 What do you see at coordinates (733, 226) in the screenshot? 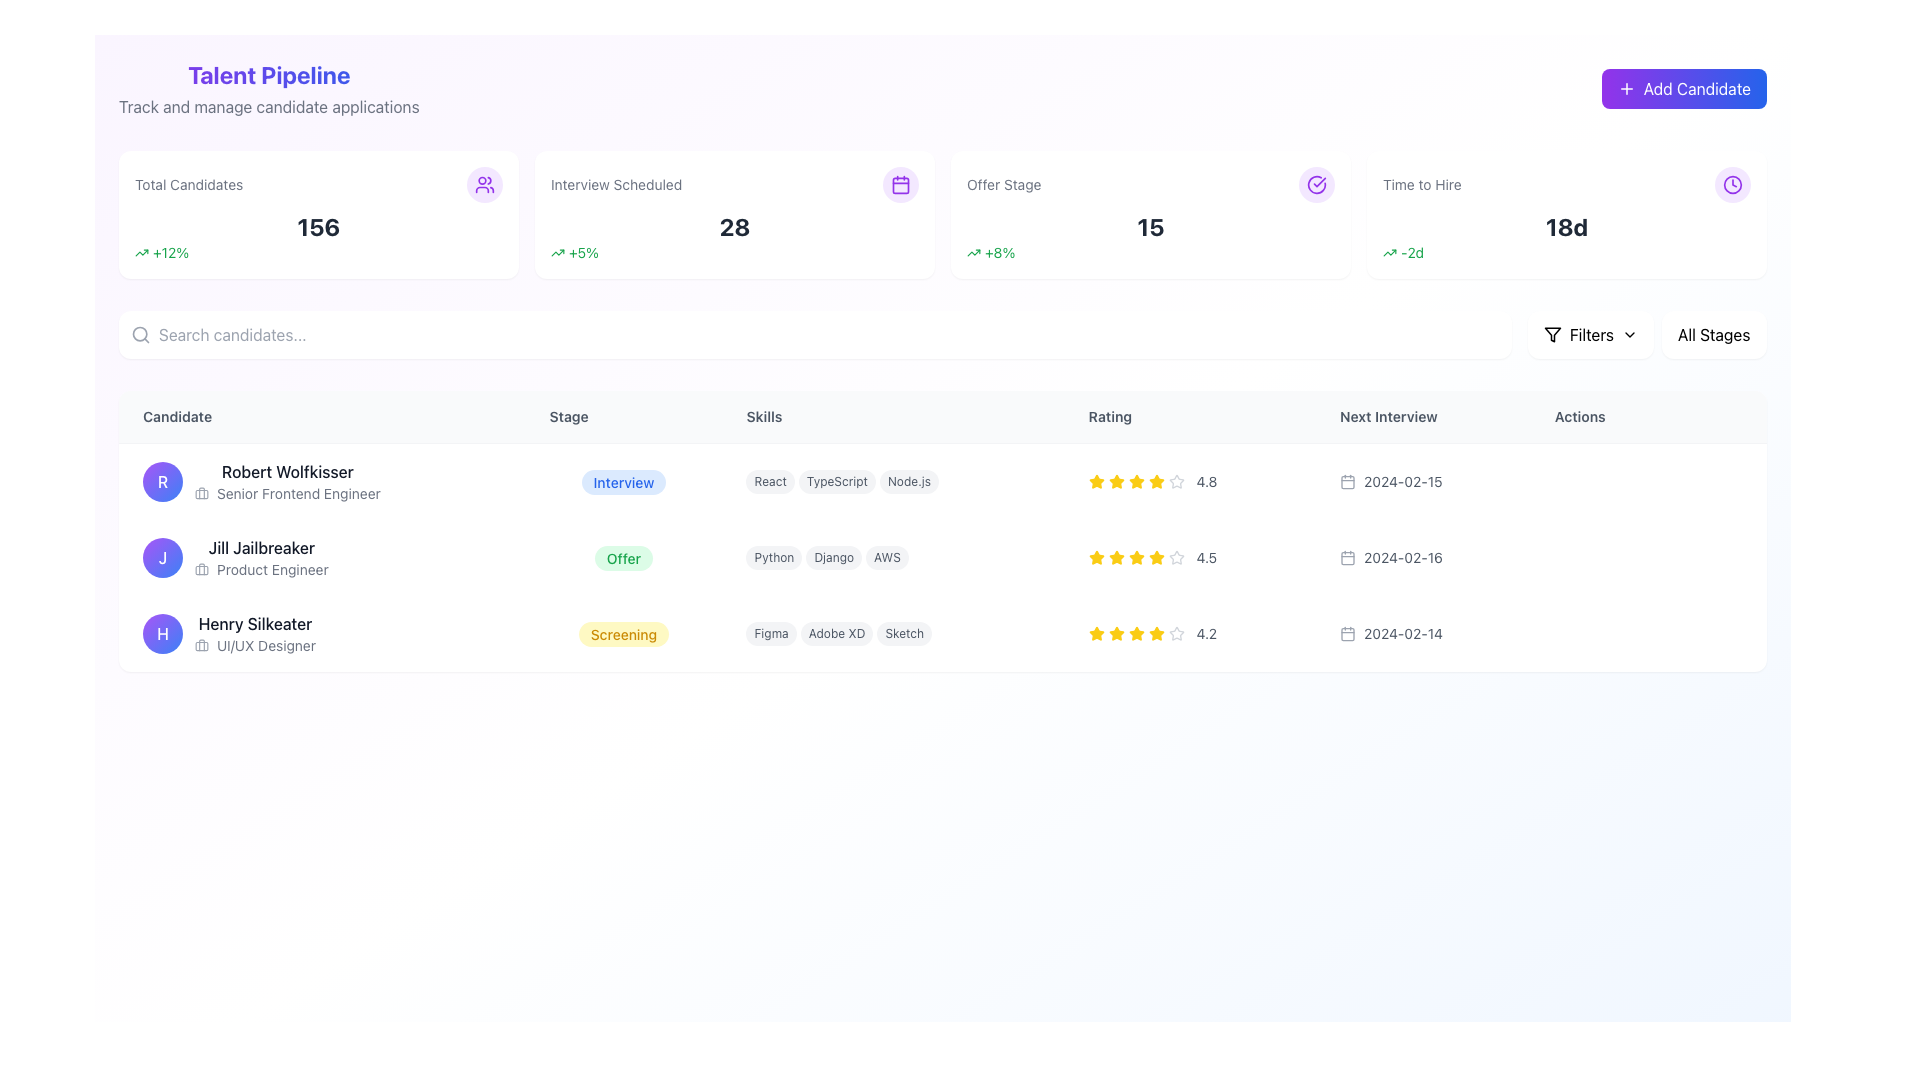
I see `the text label displaying the number of interviews scheduled (28) located in the second card under 'Interview Scheduled'` at bounding box center [733, 226].